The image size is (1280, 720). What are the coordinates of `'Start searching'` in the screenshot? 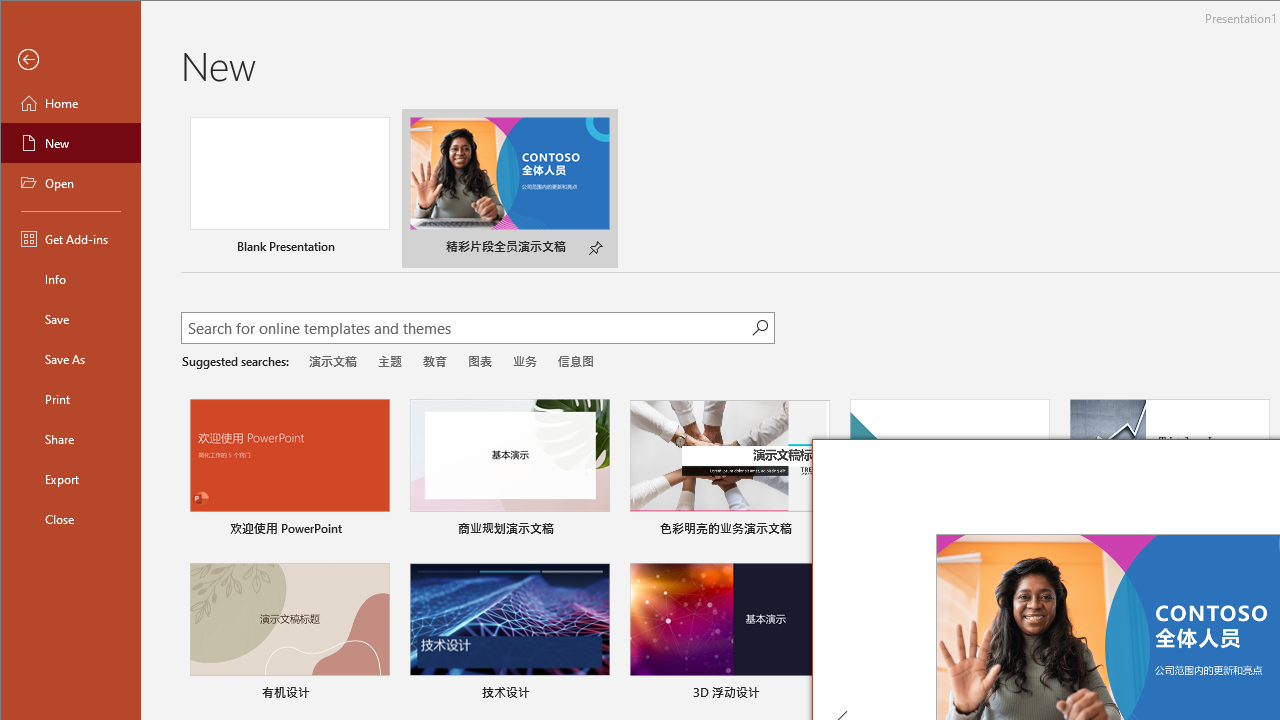 It's located at (759, 326).